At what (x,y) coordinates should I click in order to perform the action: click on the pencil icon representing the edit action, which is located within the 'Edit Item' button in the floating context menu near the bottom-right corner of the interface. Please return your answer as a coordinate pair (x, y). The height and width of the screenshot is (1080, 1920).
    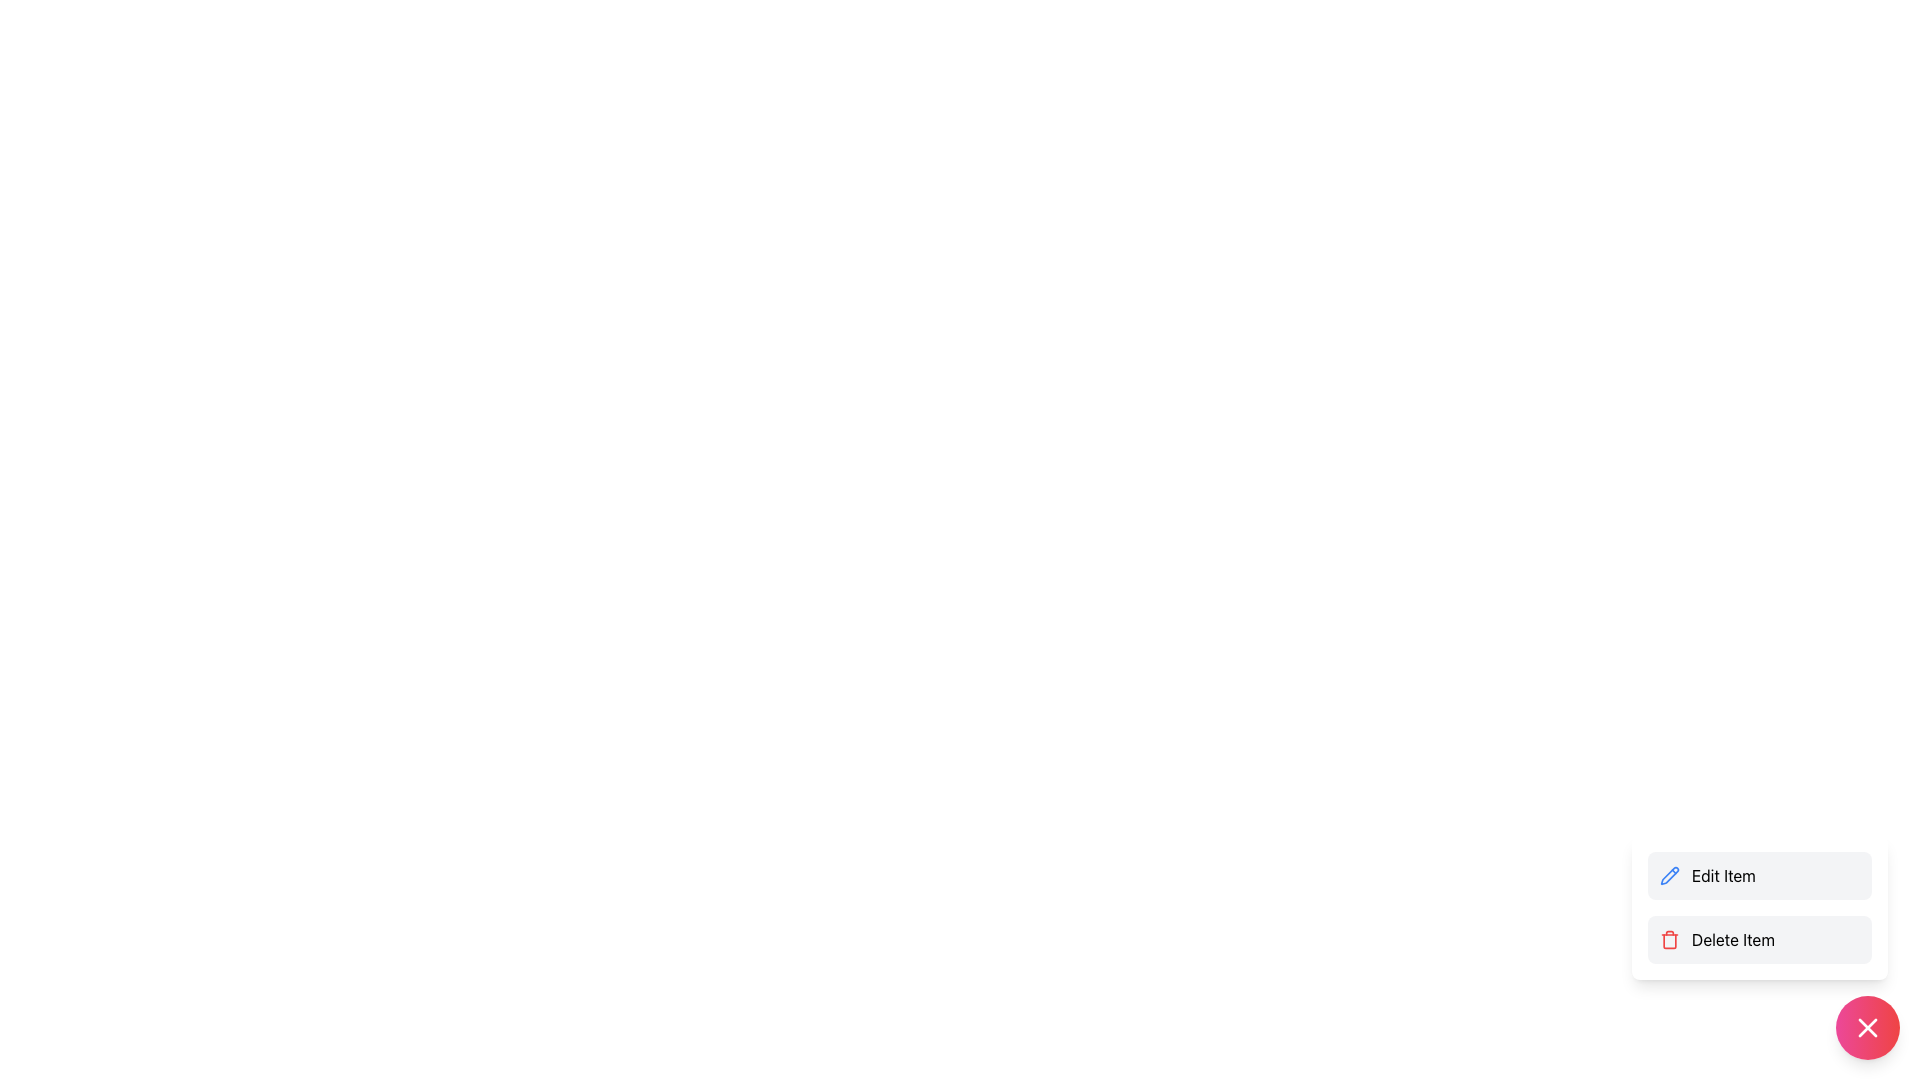
    Looking at the image, I should click on (1670, 874).